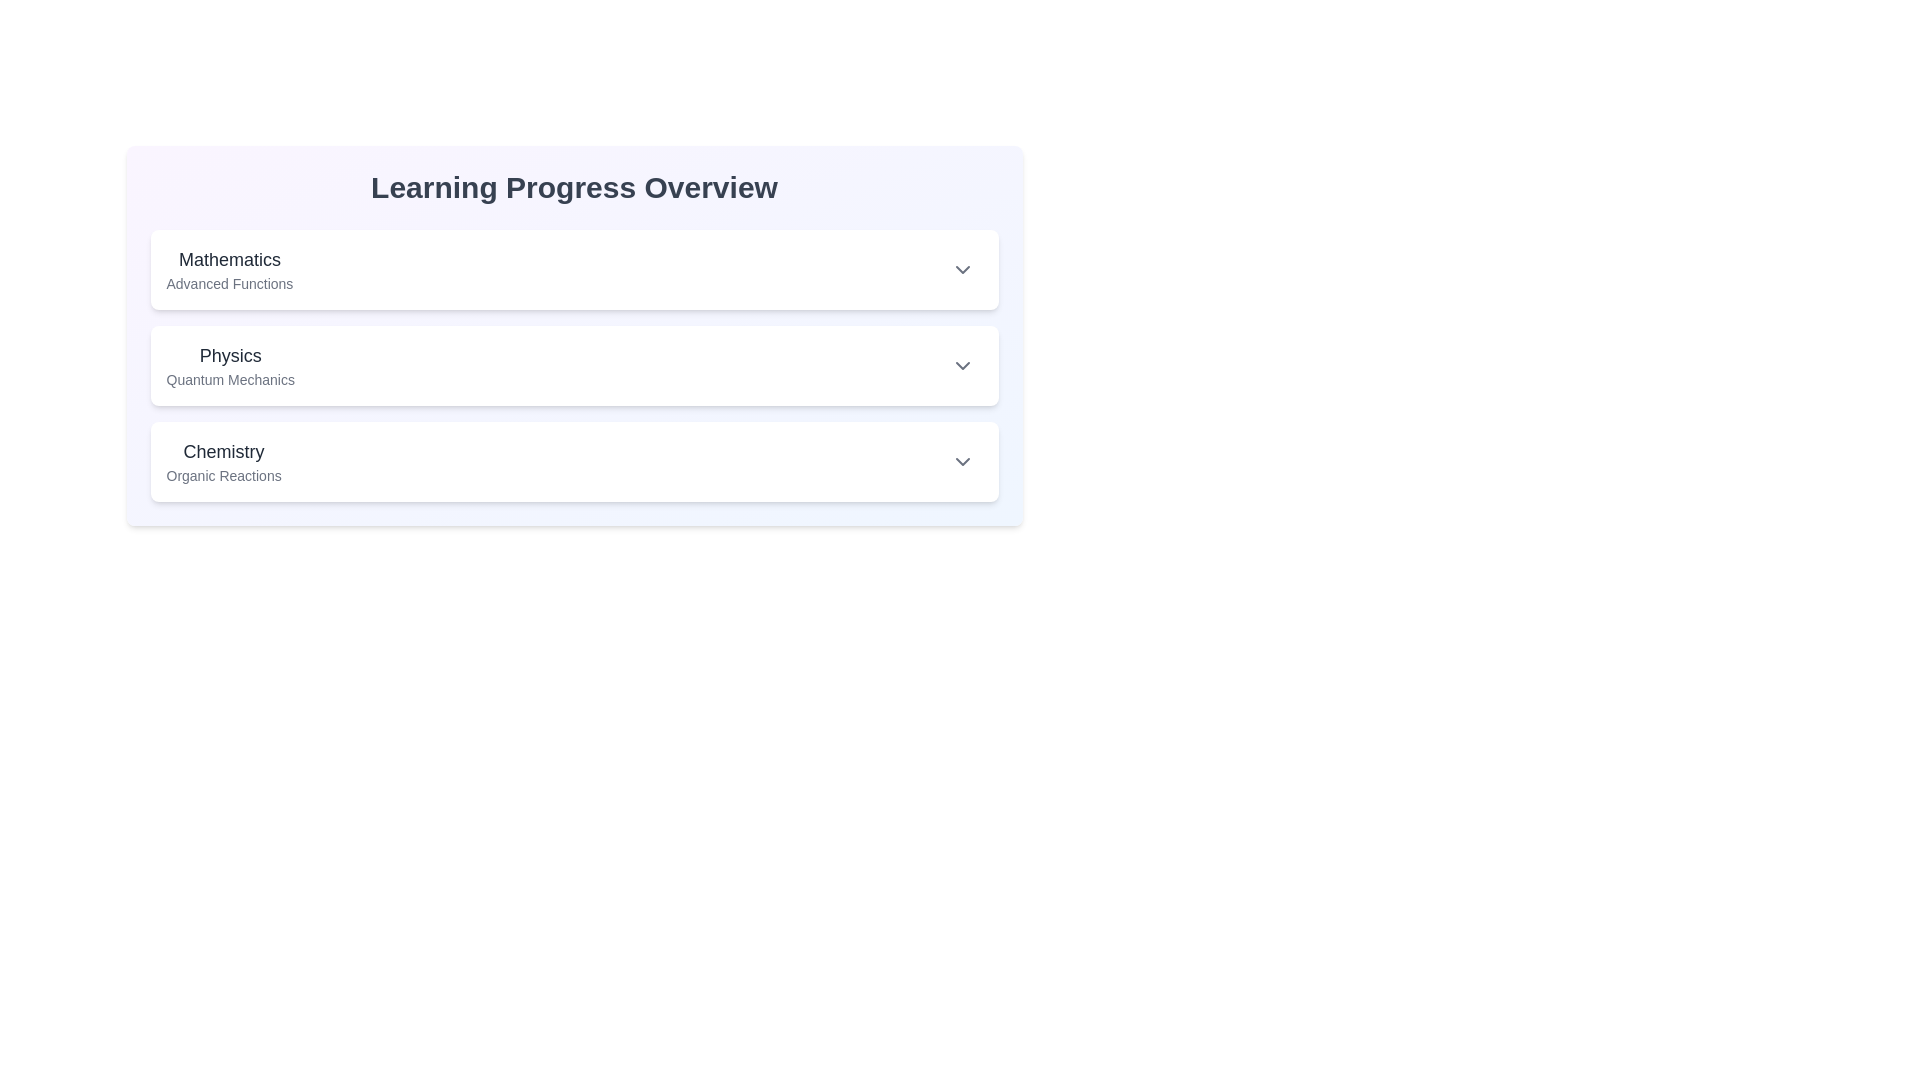 Image resolution: width=1920 pixels, height=1080 pixels. I want to click on centered, bold, large heading text 'Learning Progress Overview' which is positioned above categorized sections, so click(573, 188).